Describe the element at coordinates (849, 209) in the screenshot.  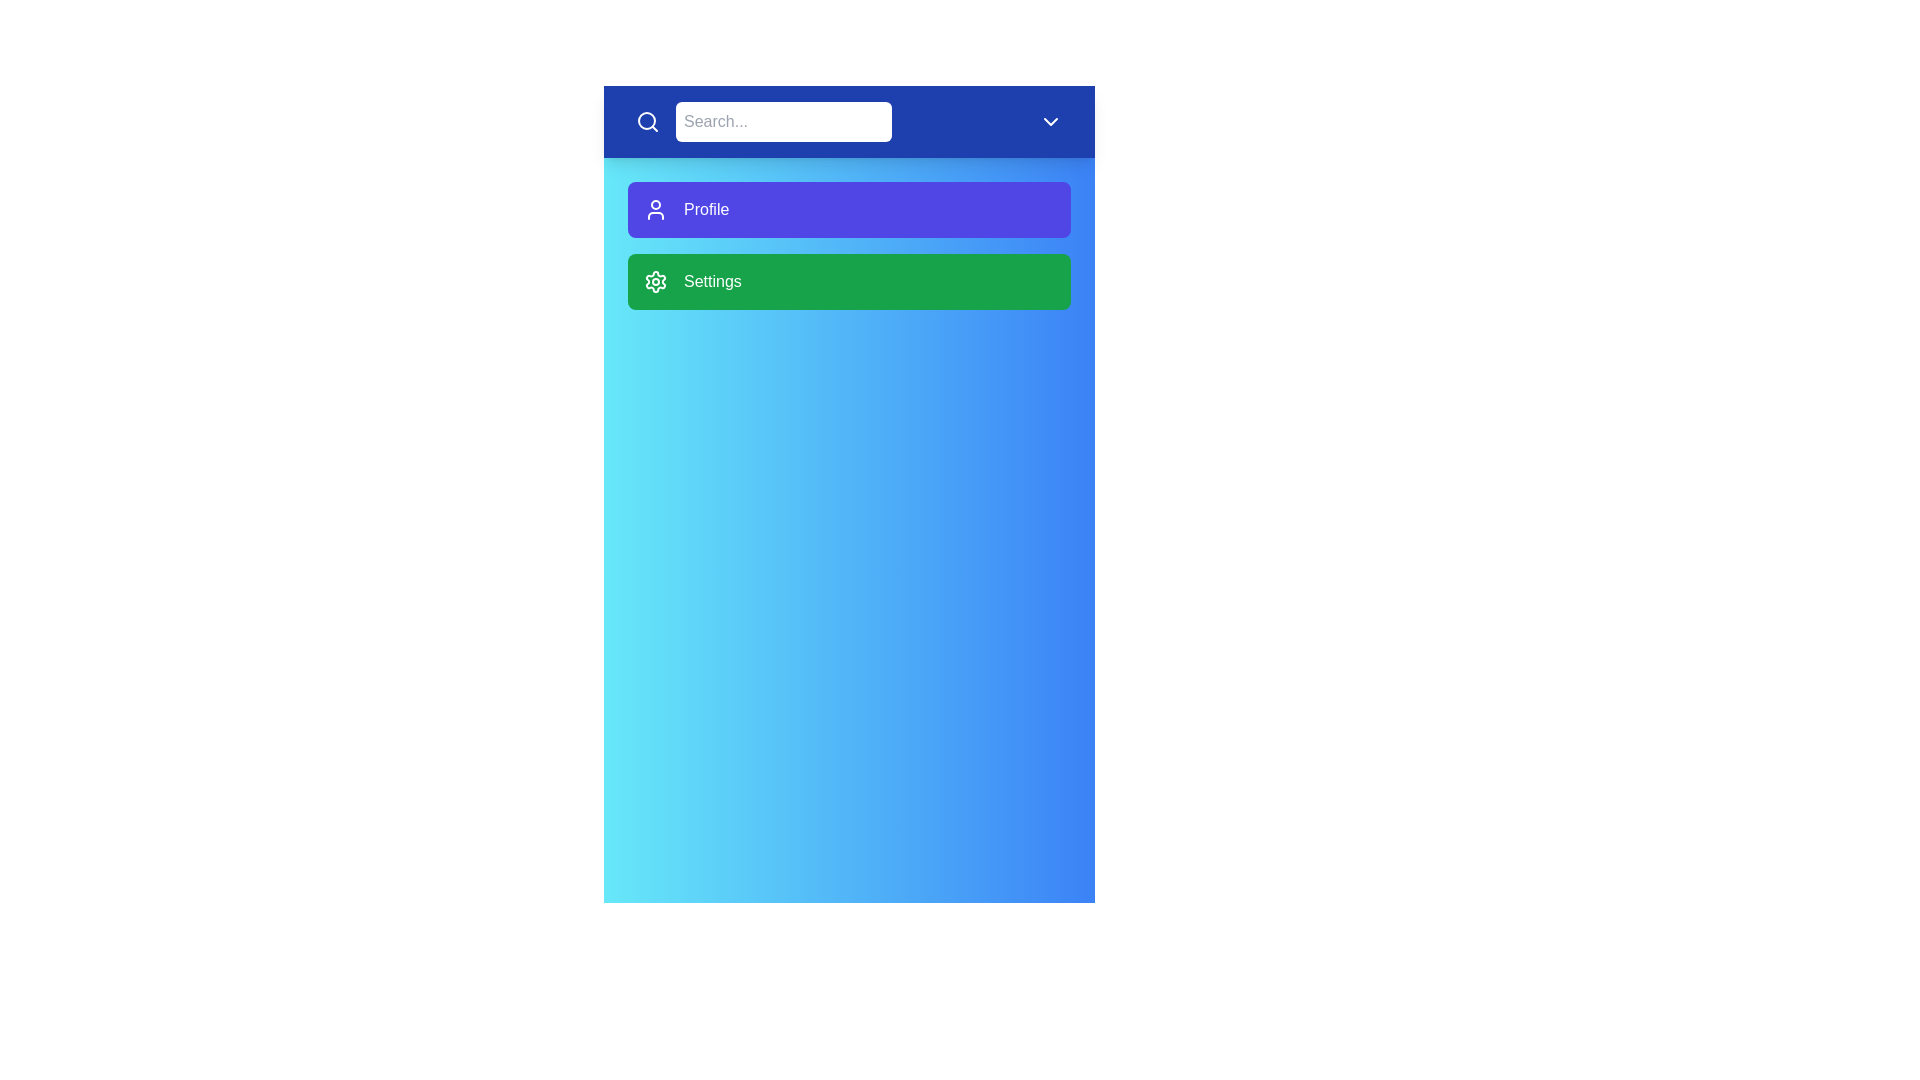
I see `the 'Profile' menu item` at that location.